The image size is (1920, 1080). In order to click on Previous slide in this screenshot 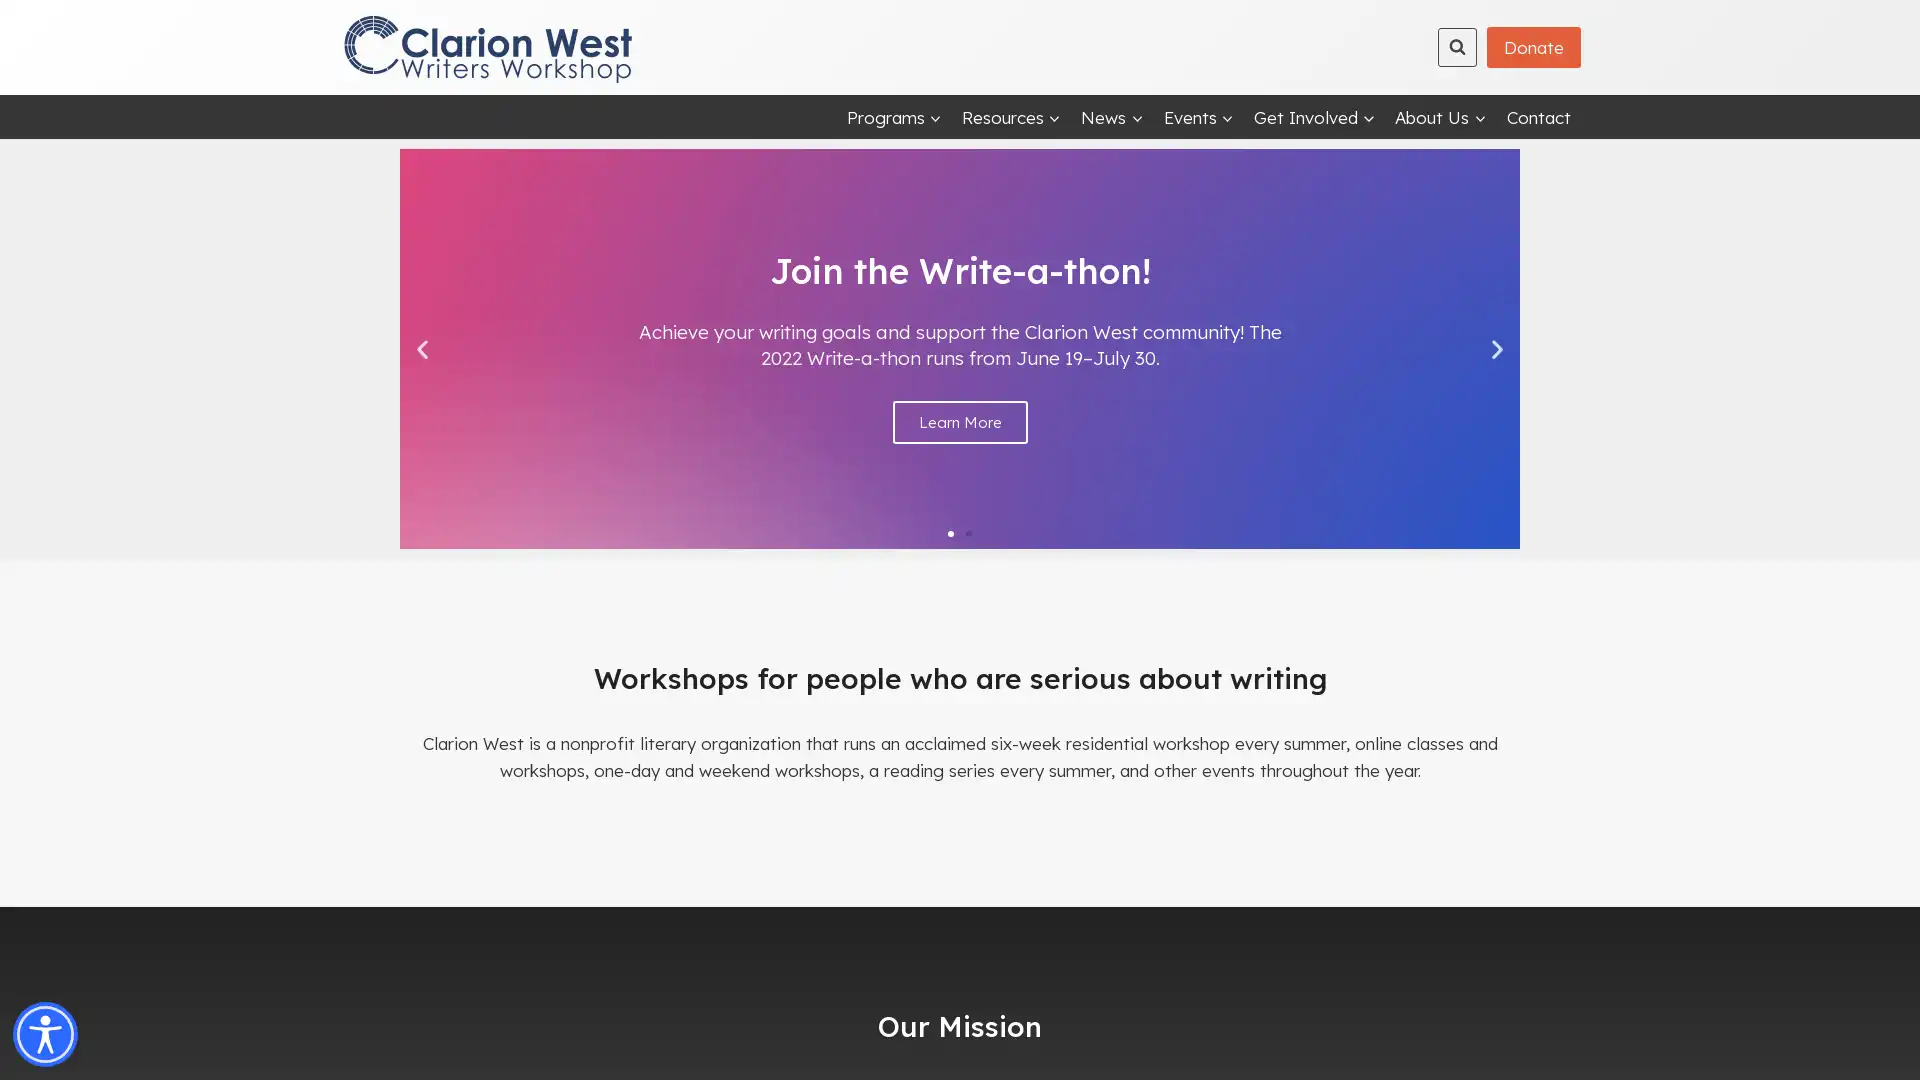, I will do `click(421, 347)`.